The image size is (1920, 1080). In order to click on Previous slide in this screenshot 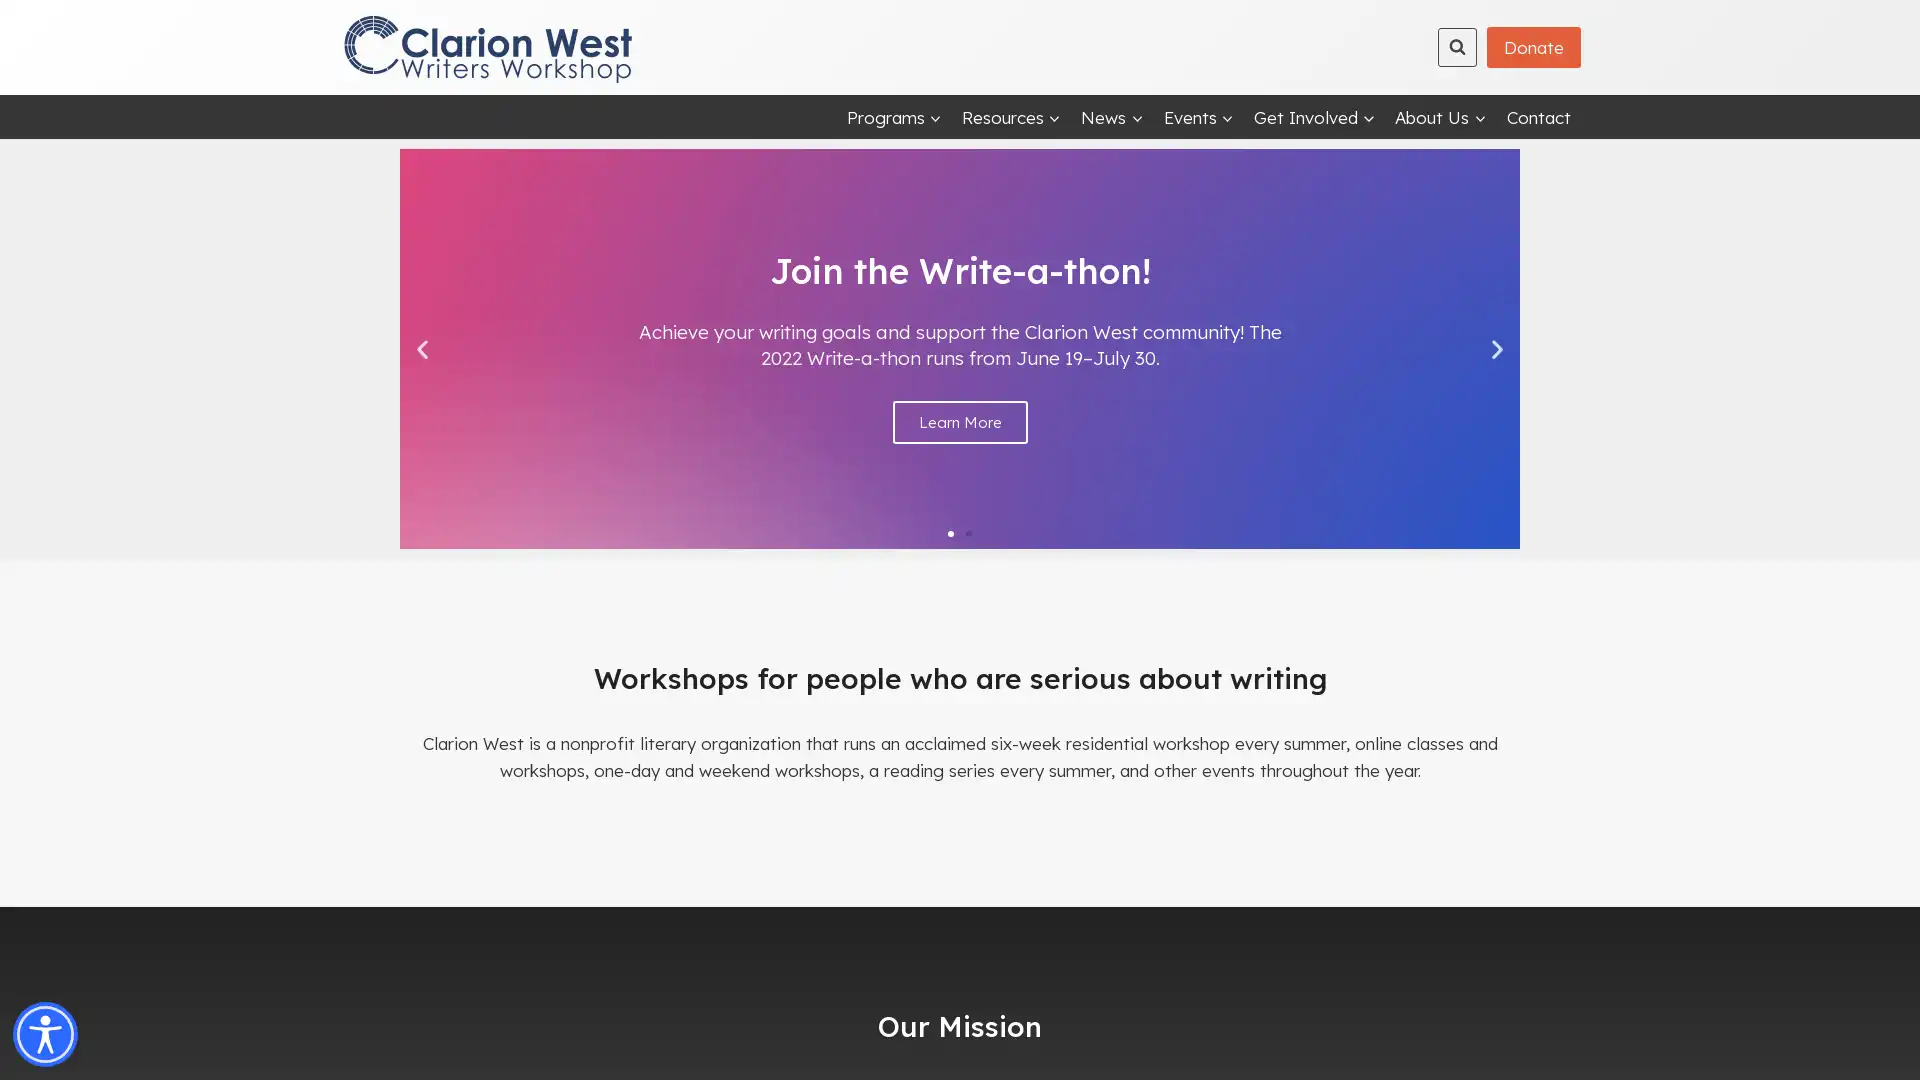, I will do `click(421, 347)`.